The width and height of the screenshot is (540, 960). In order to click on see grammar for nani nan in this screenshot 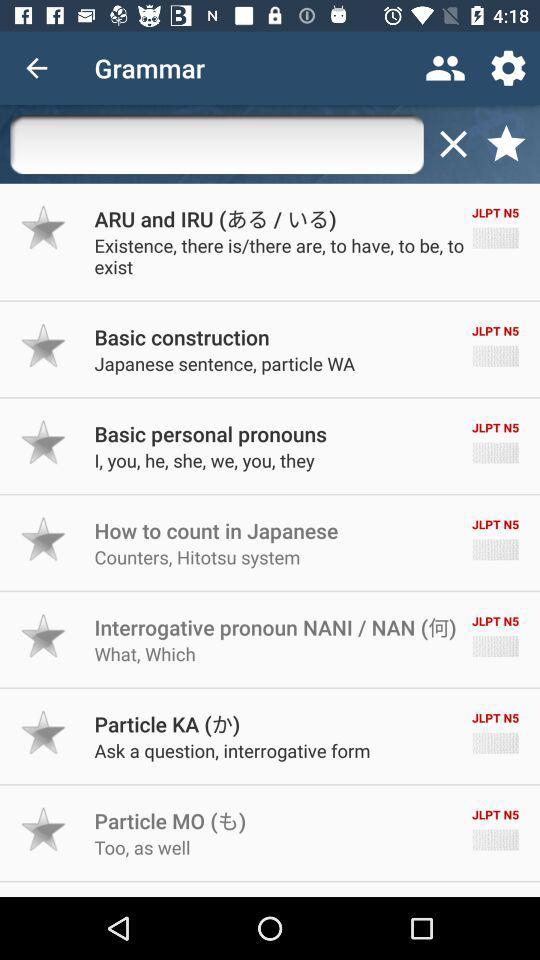, I will do `click(44, 635)`.